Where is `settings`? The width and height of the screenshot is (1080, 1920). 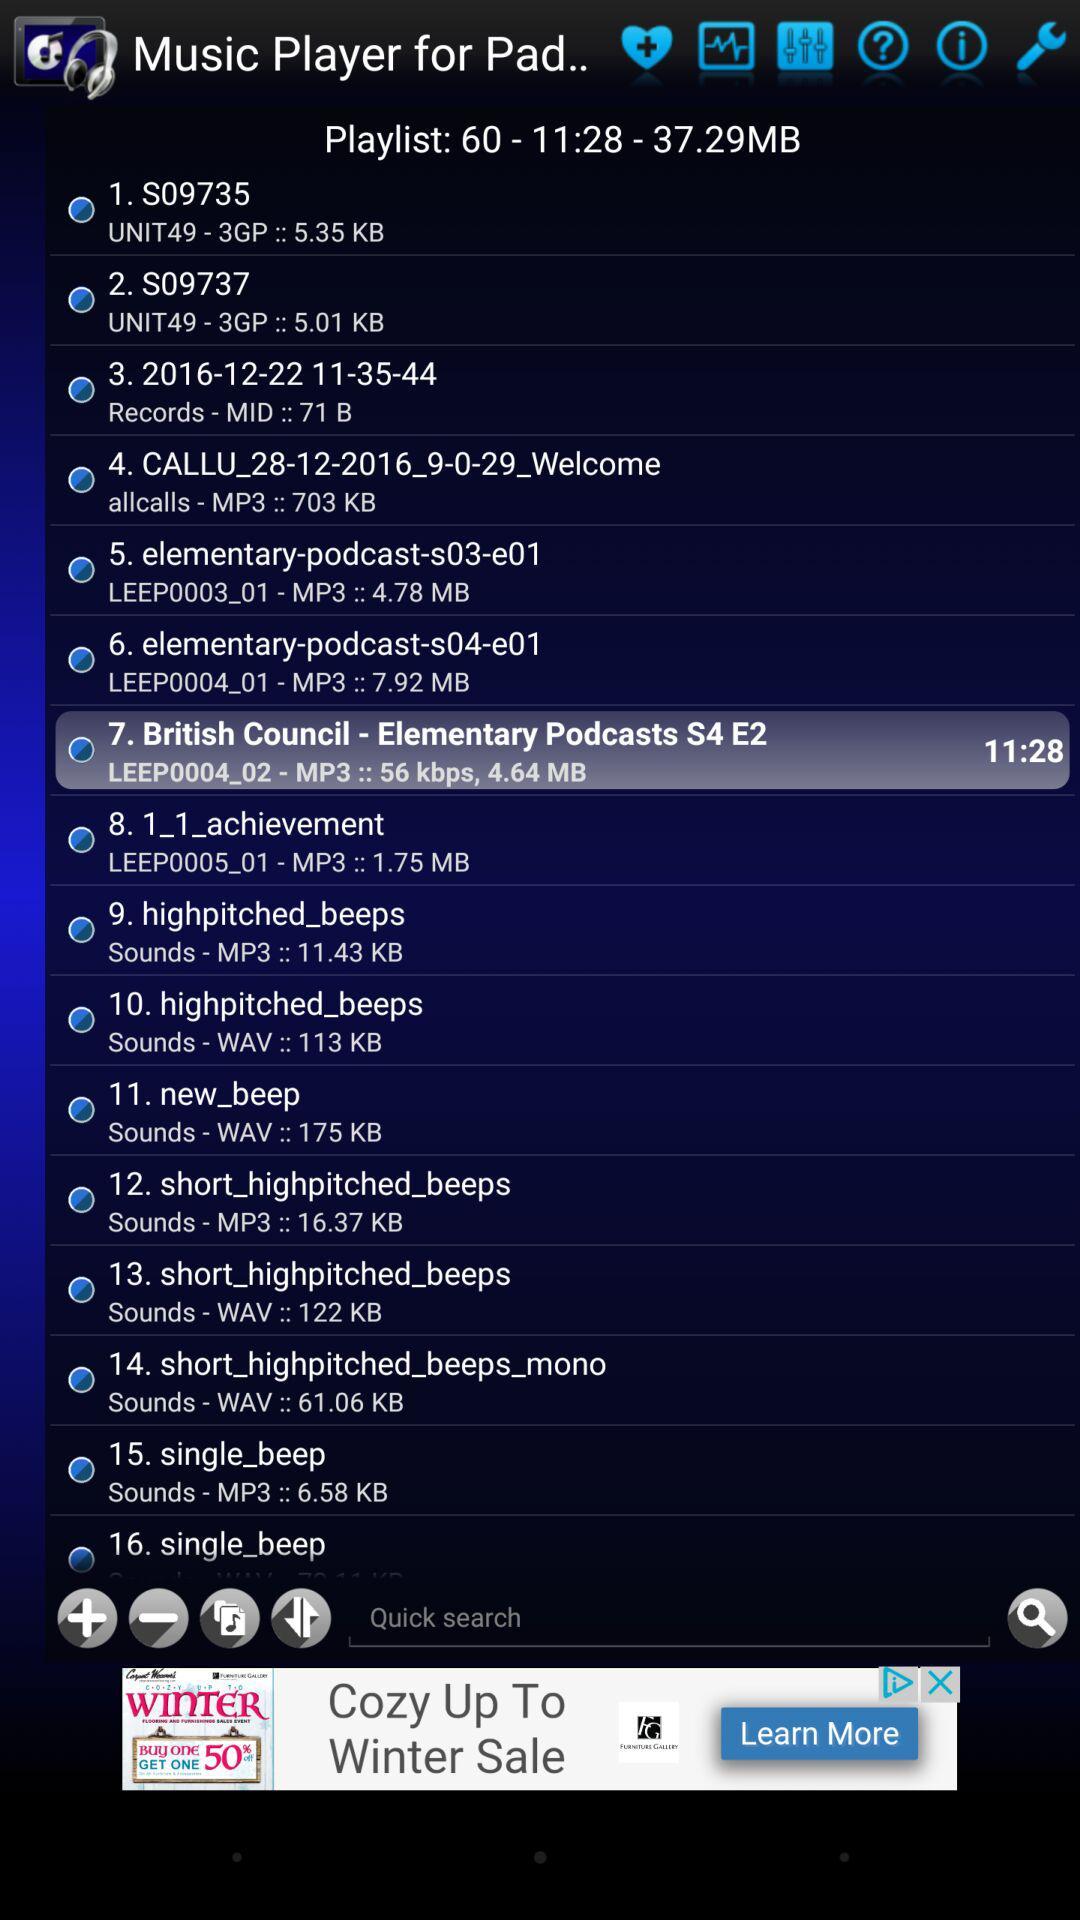
settings is located at coordinates (803, 52).